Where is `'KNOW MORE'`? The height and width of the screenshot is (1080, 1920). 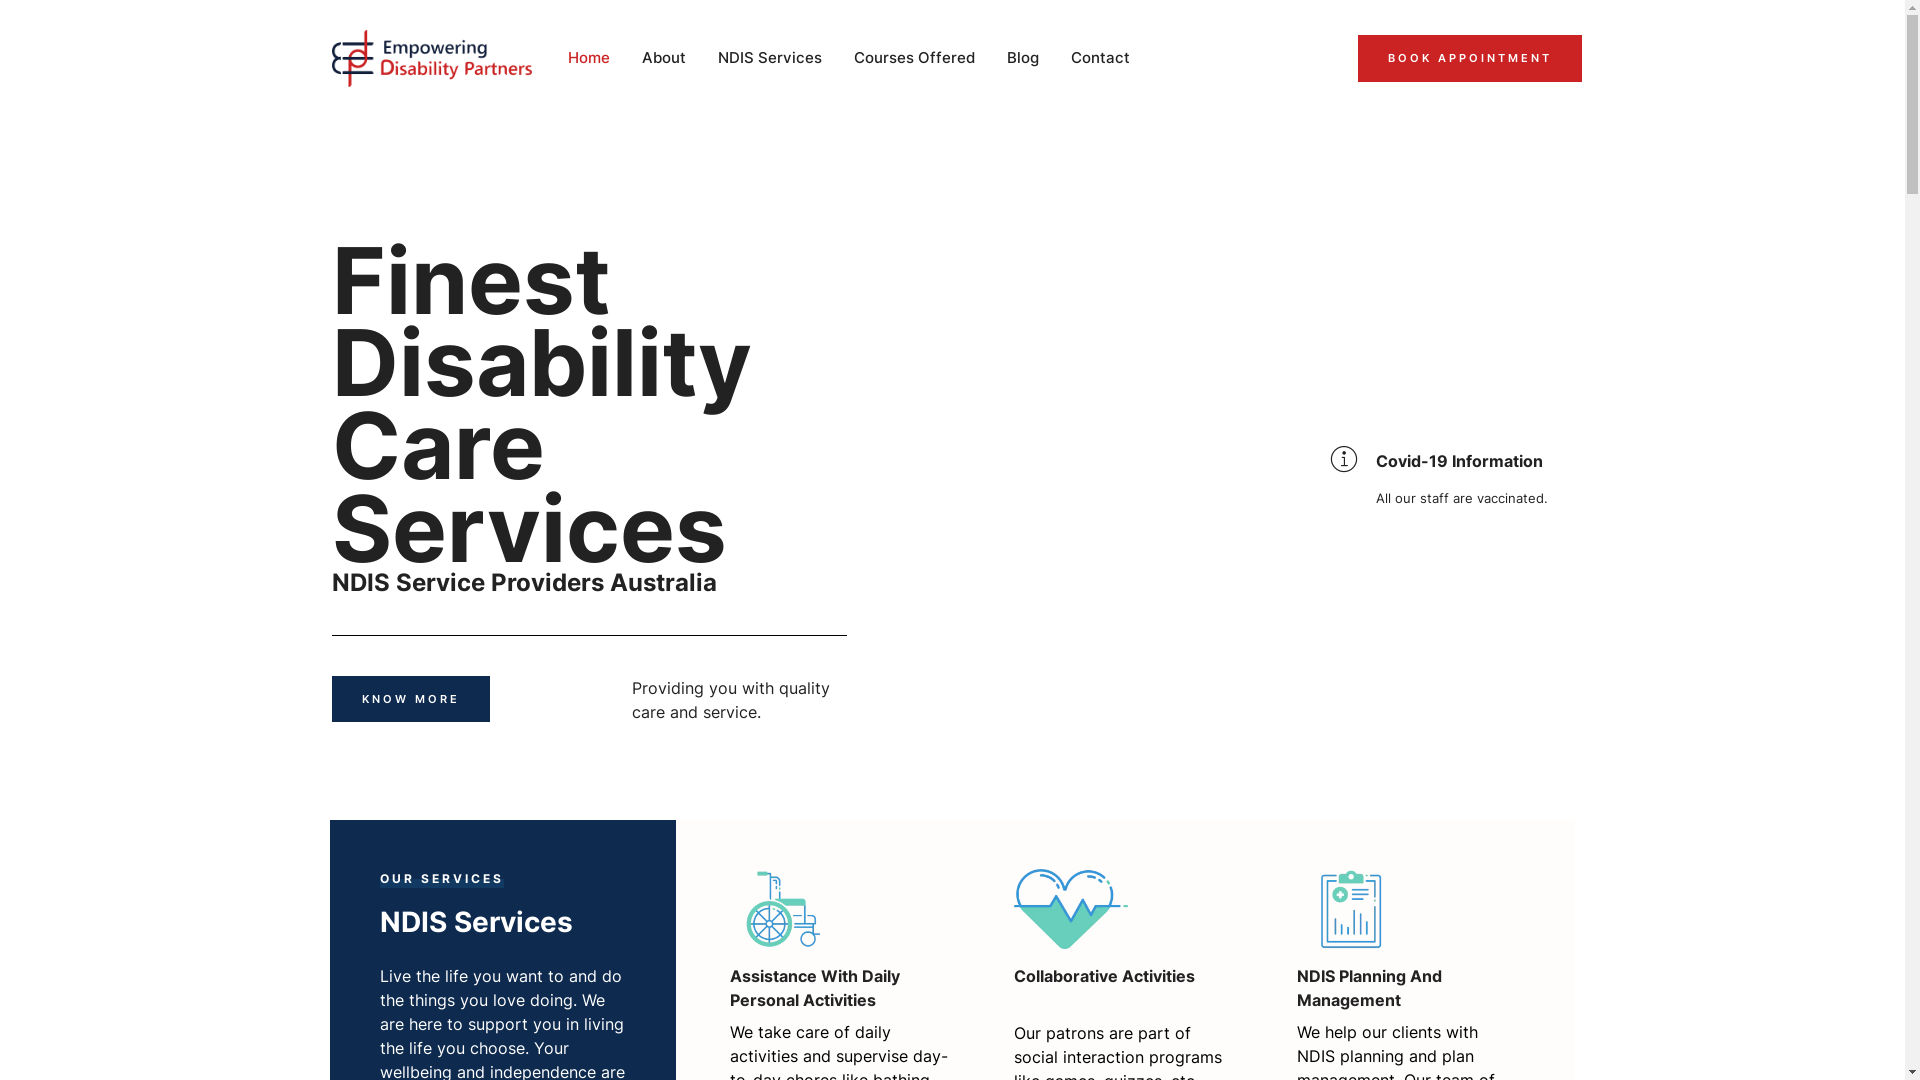
'KNOW MORE' is located at coordinates (410, 698).